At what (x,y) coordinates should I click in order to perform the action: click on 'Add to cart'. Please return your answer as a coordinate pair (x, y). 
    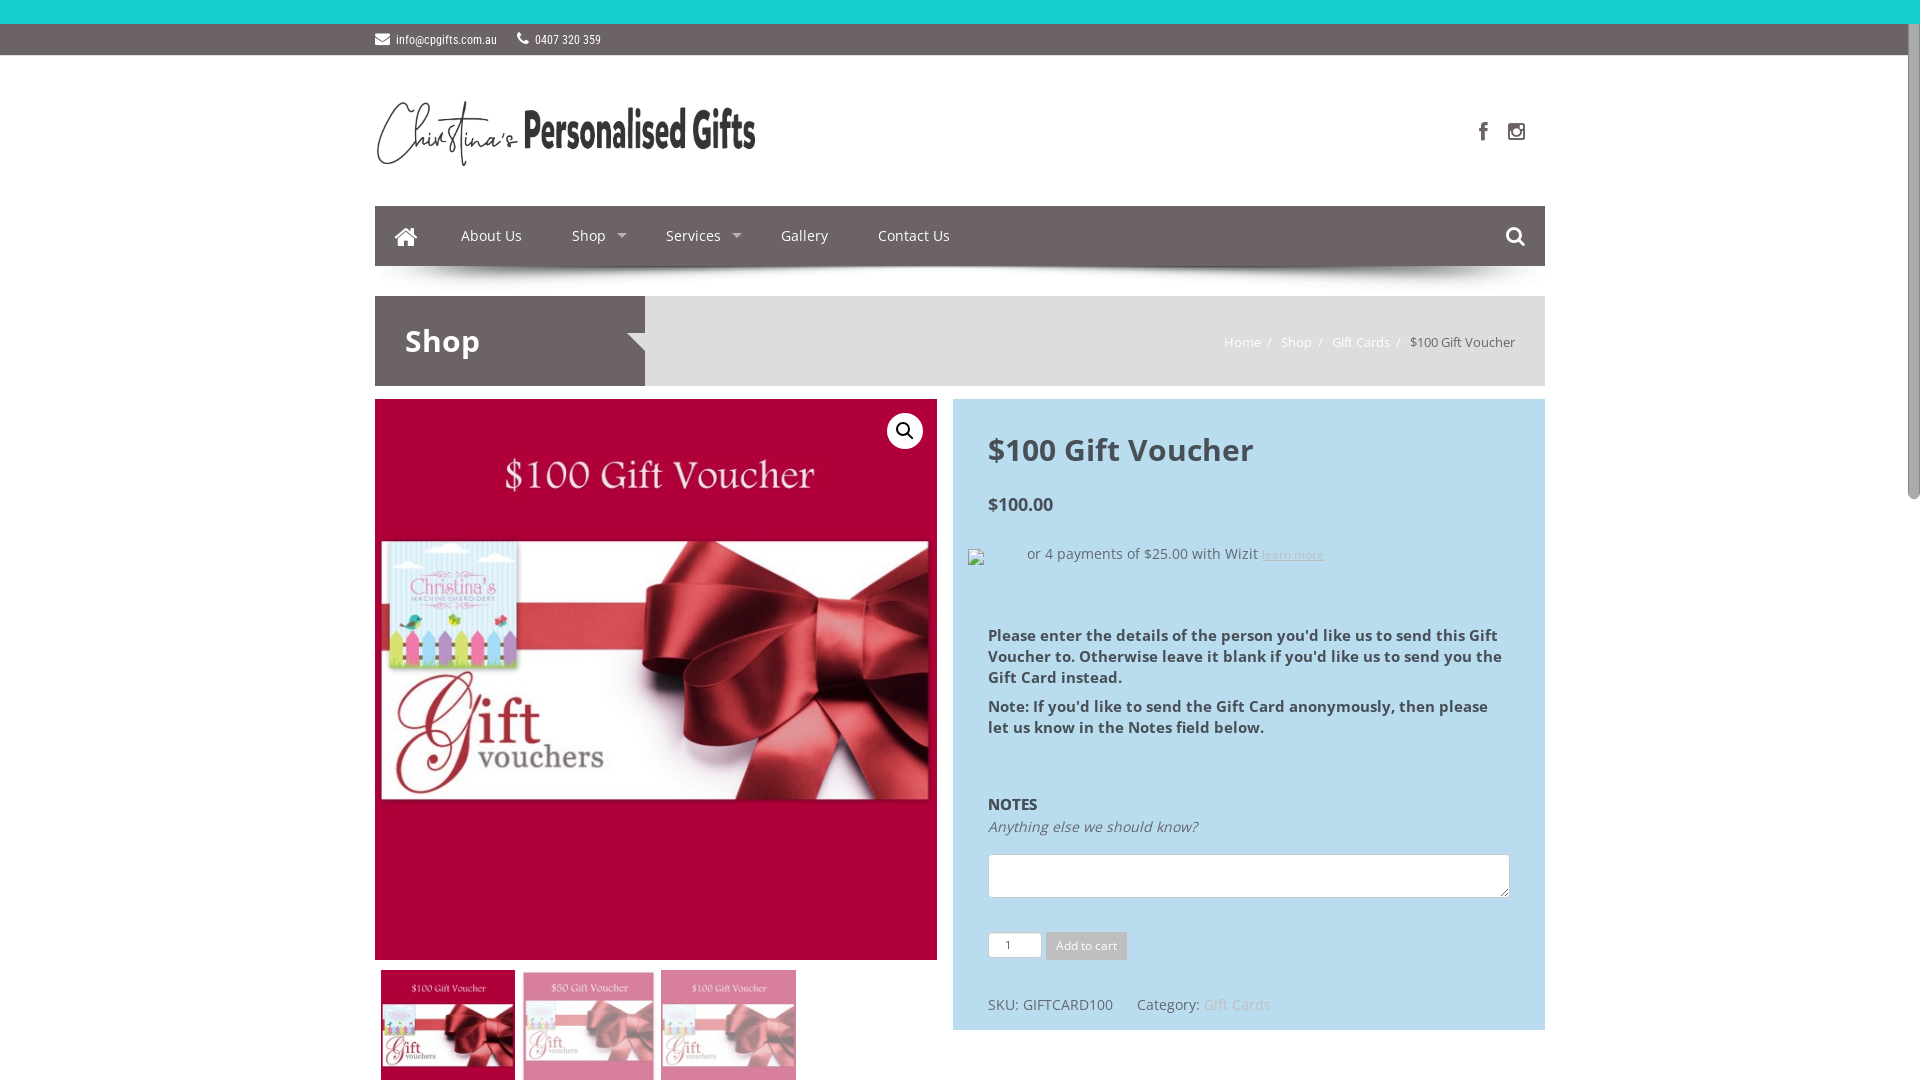
    Looking at the image, I should click on (1045, 945).